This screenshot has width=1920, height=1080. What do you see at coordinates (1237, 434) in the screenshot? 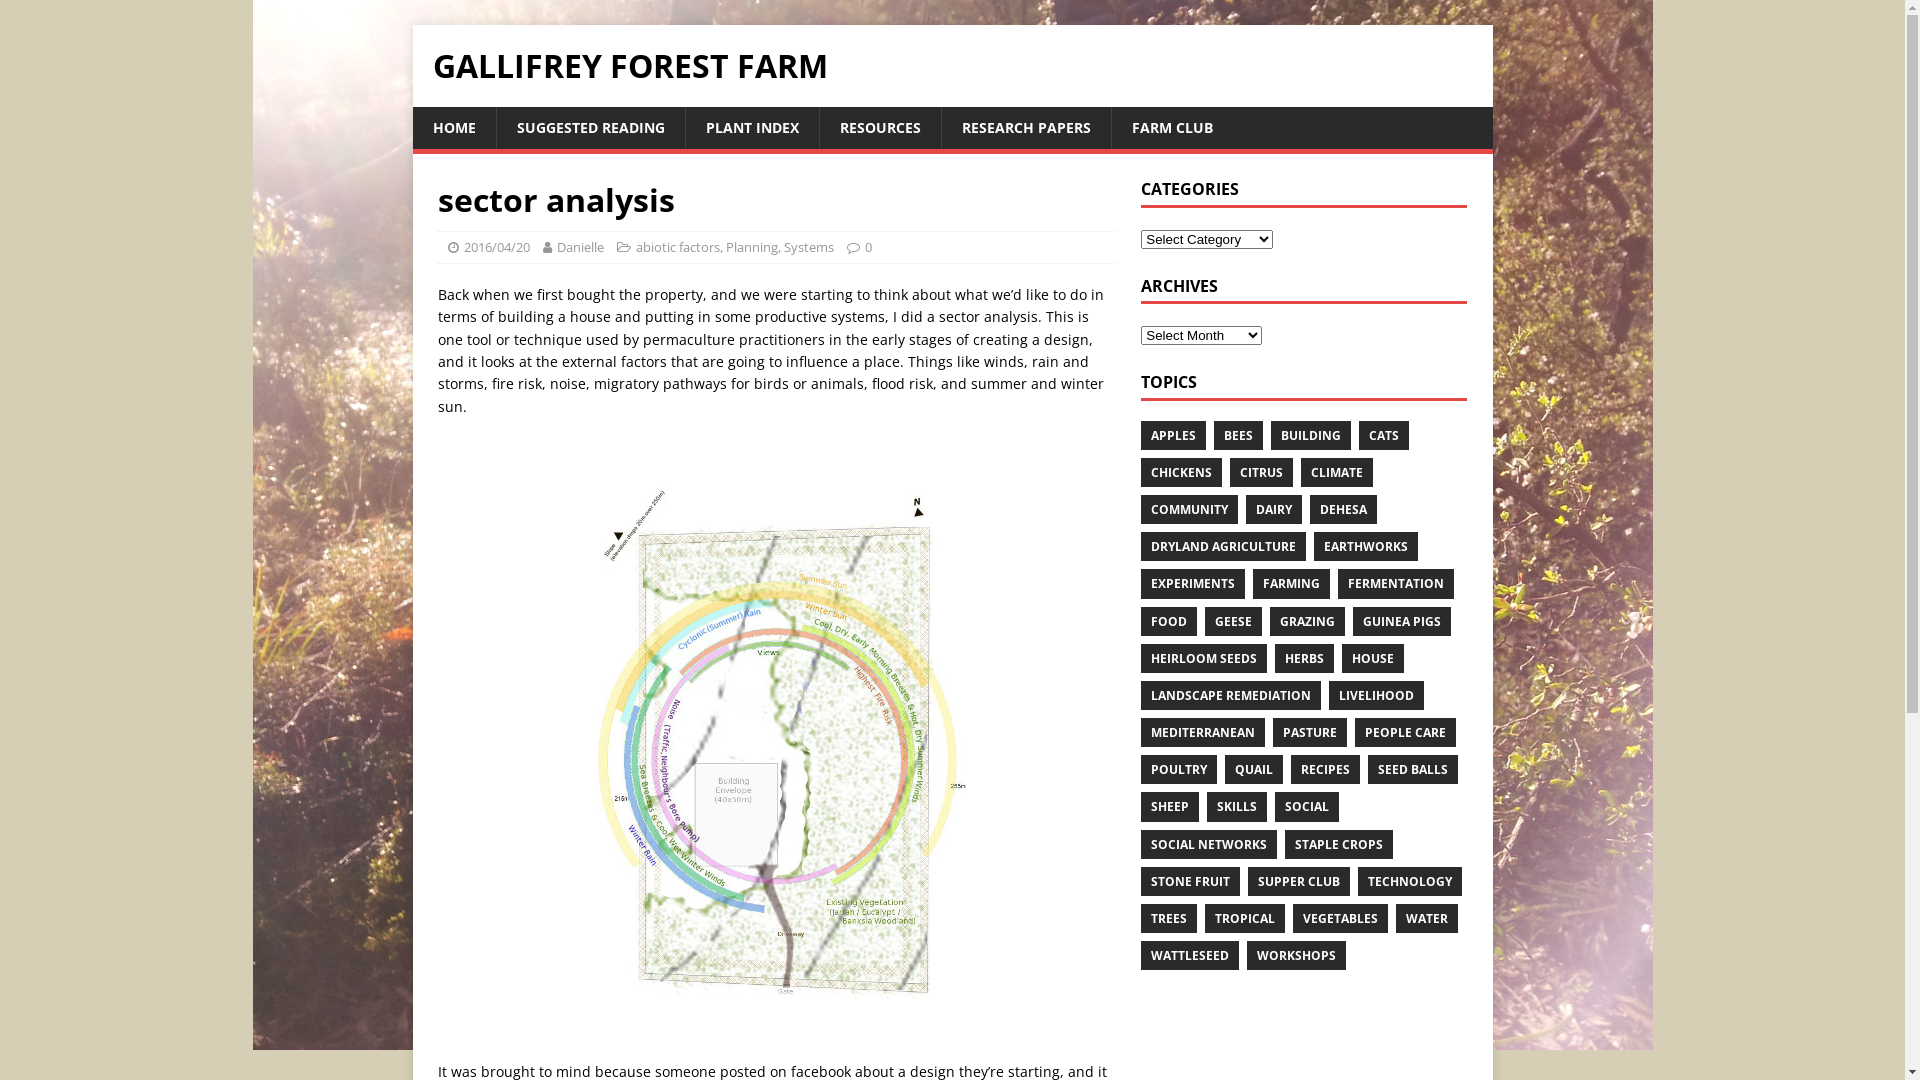
I see `'BEES'` at bounding box center [1237, 434].